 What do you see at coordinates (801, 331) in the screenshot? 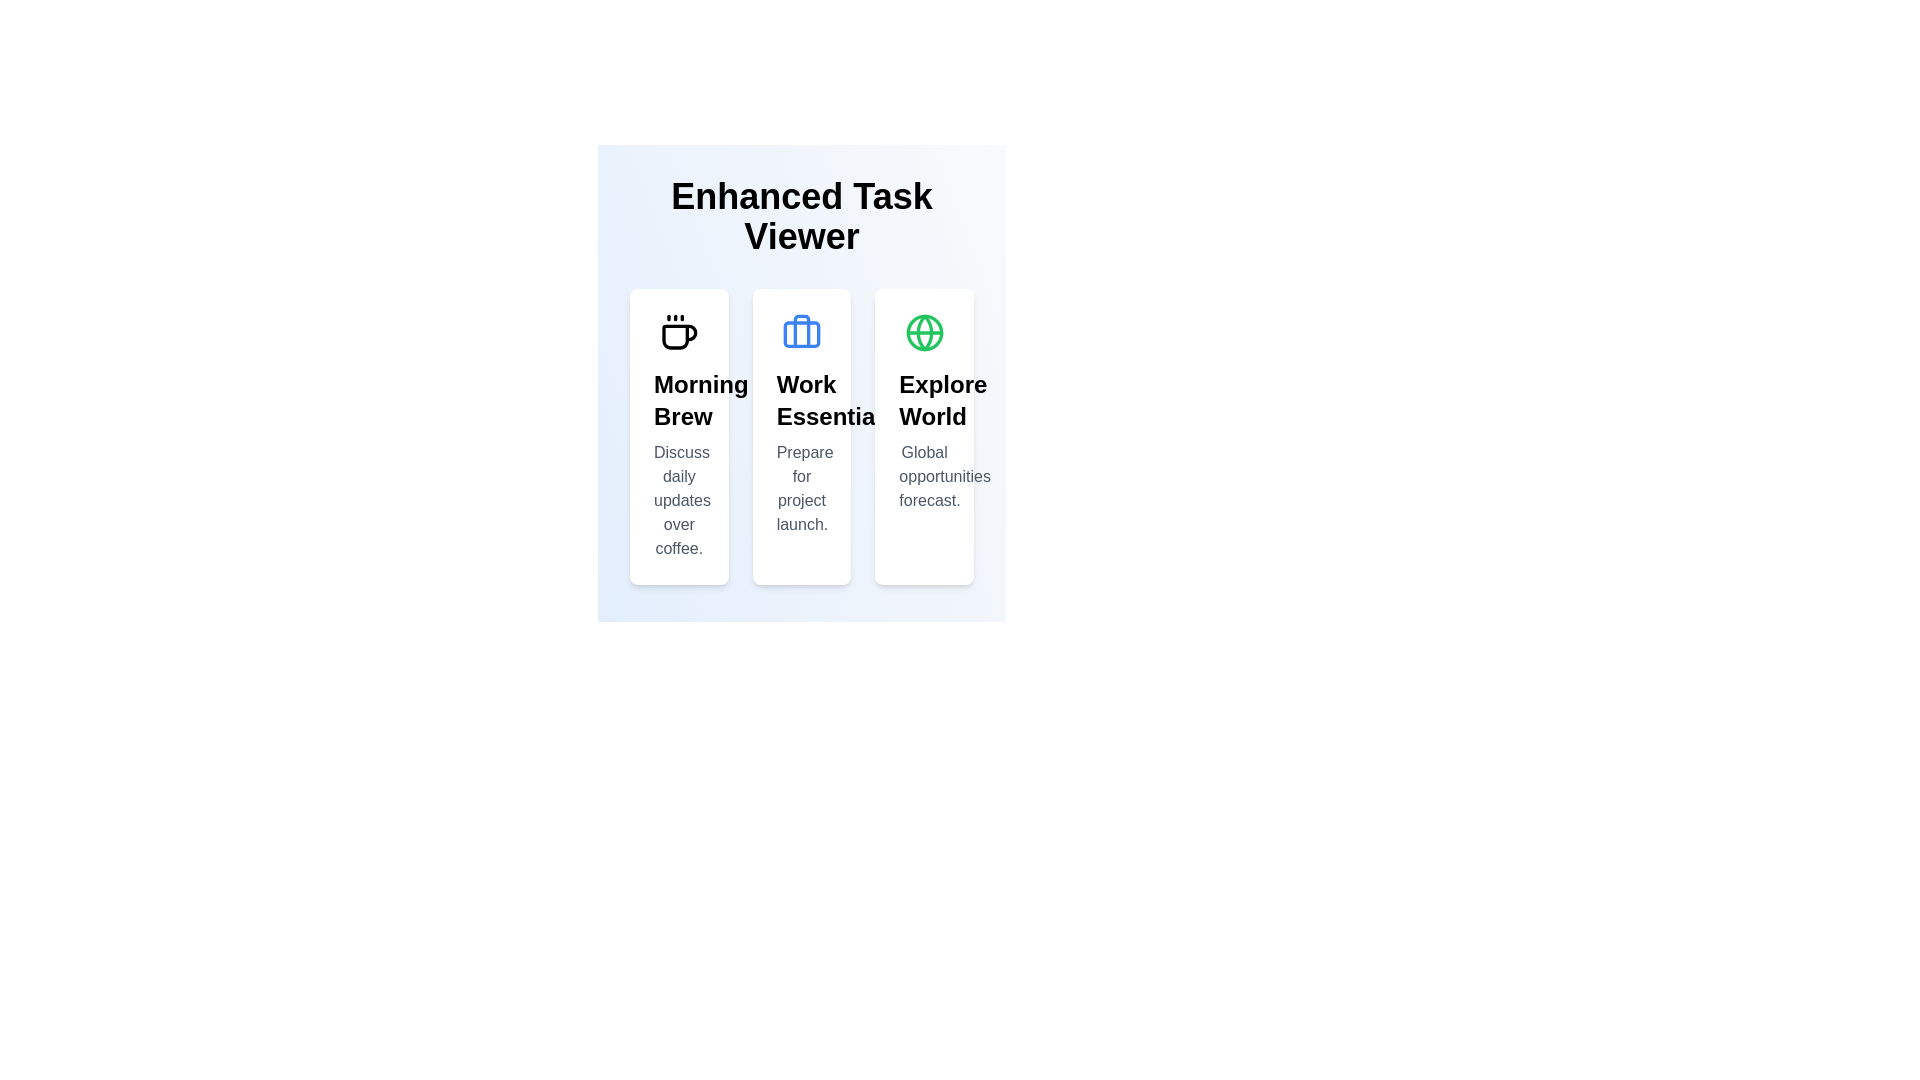
I see `the 'Work Essentials' icon located at the center of the card above the title 'Work Essentials' and the subtitle 'Prepare for project launch' for possible associated actions` at bounding box center [801, 331].